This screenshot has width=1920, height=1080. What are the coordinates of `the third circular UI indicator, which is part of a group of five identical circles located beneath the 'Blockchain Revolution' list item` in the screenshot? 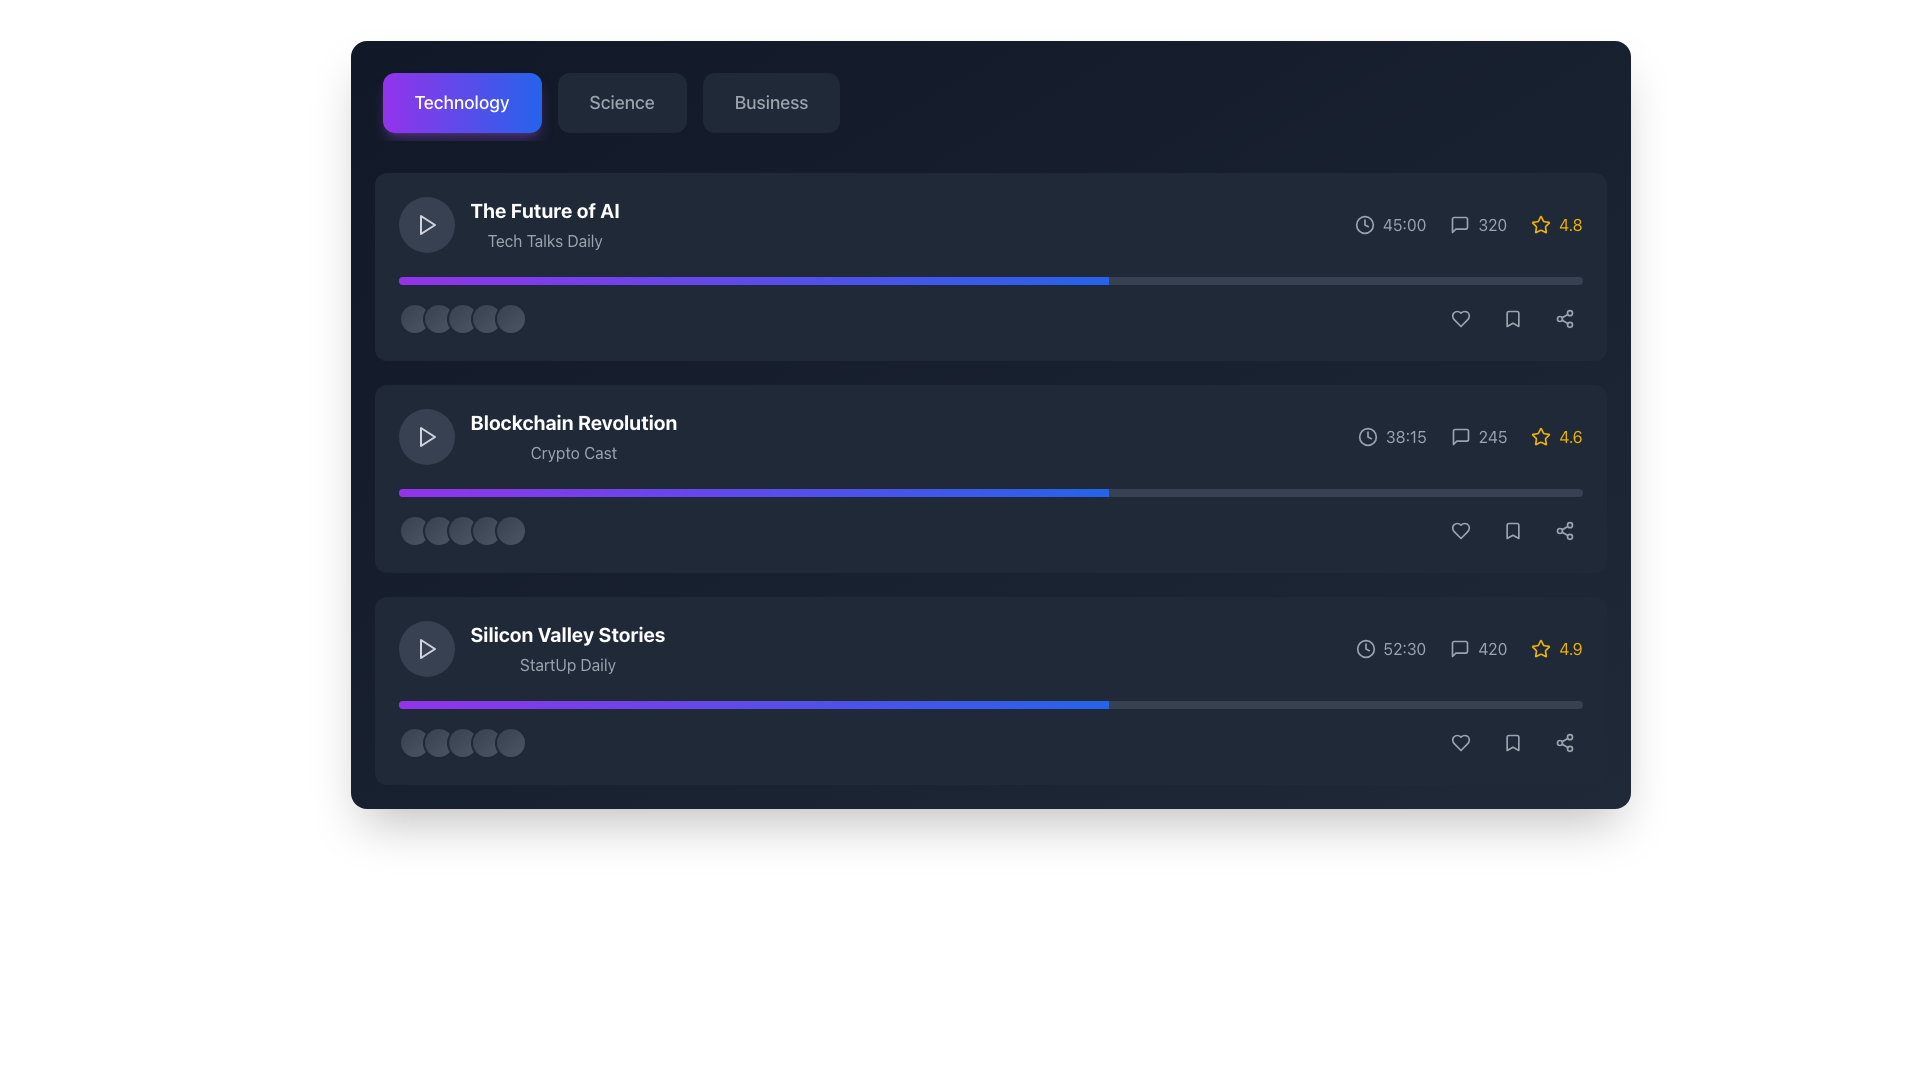 It's located at (461, 530).